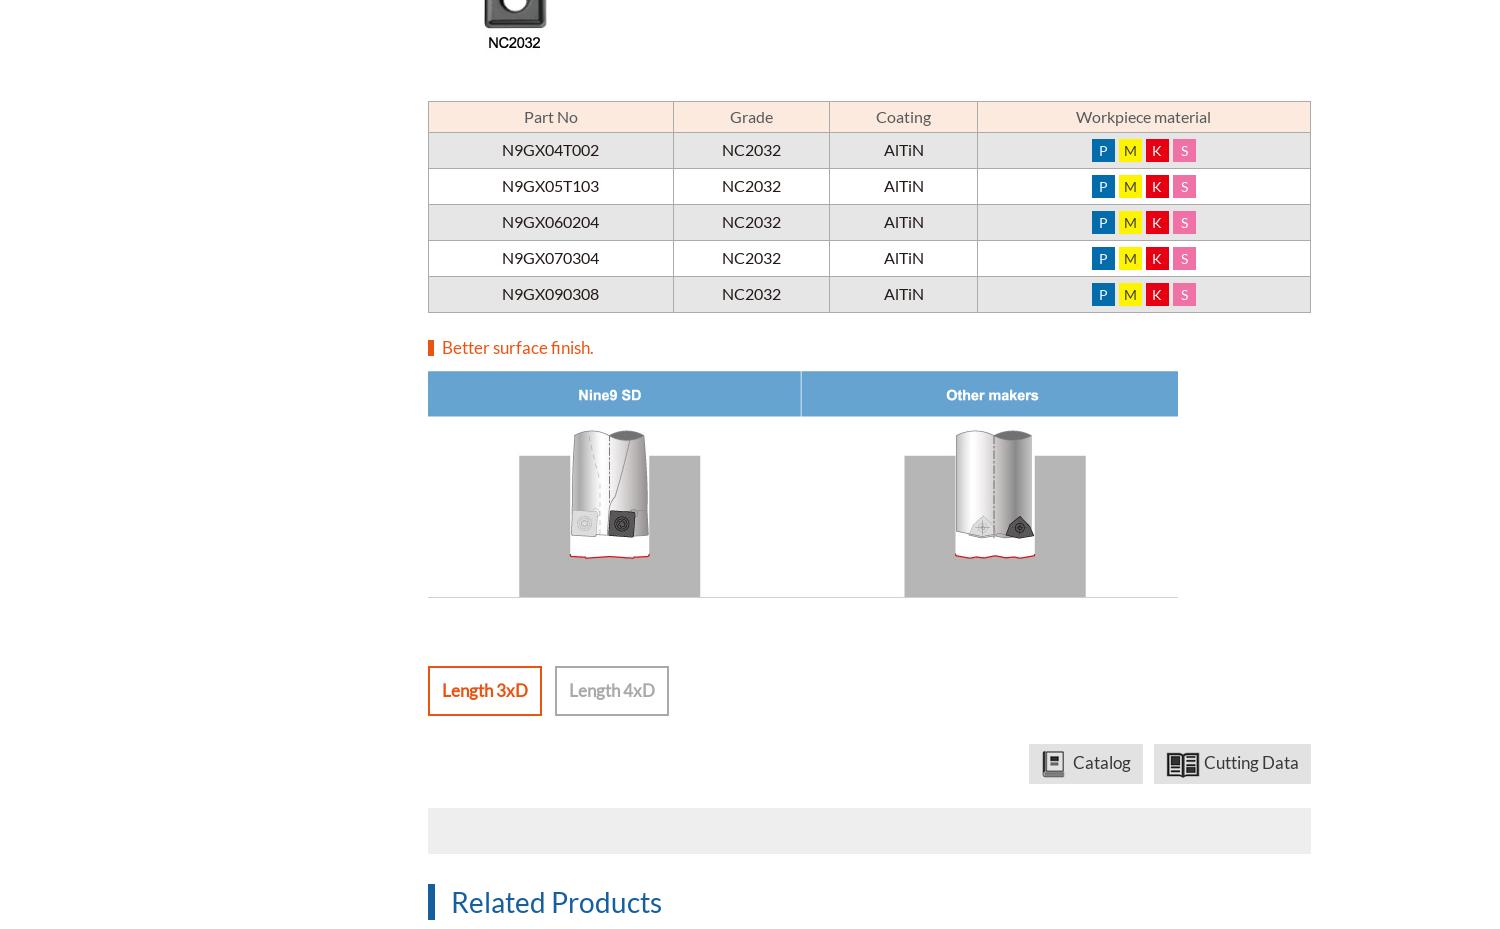 This screenshot has width=1500, height=929. What do you see at coordinates (550, 293) in the screenshot?
I see `'N9GX090308'` at bounding box center [550, 293].